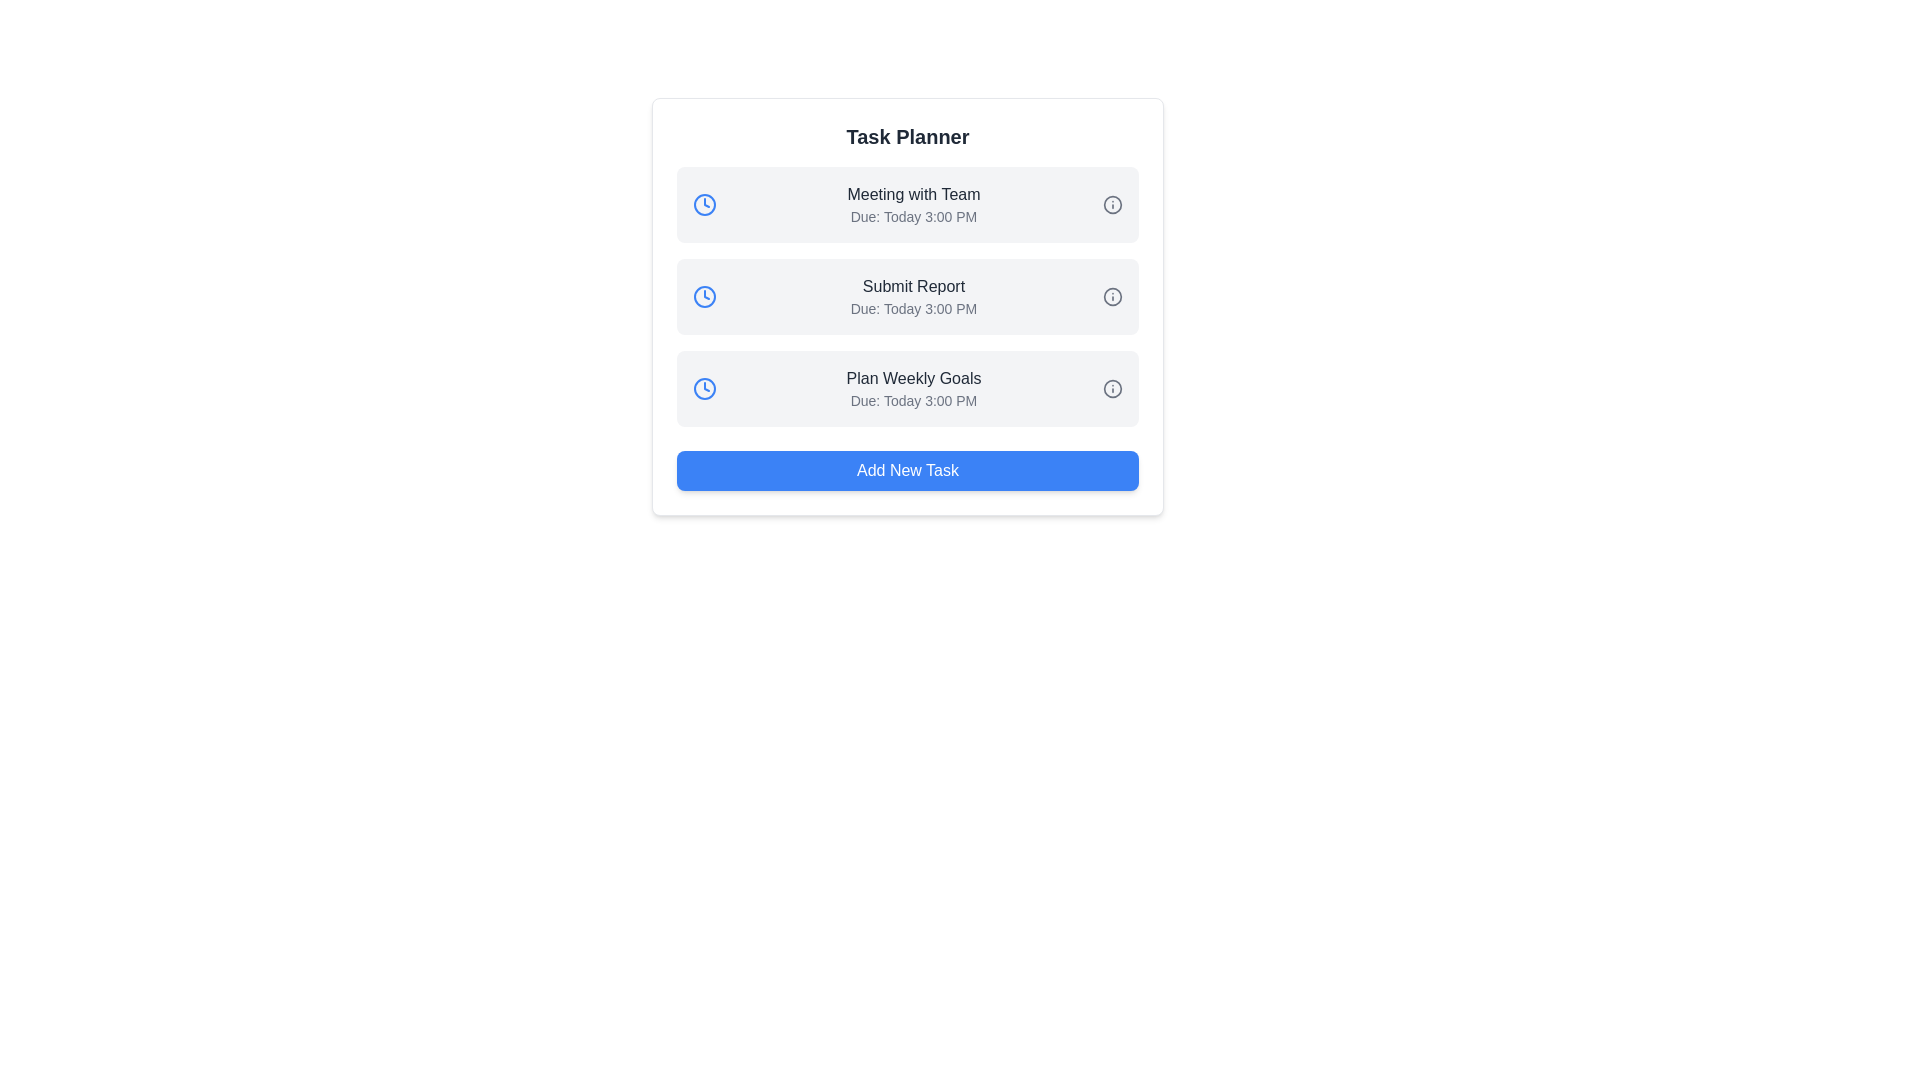  I want to click on the 'Submit Report' text label, which serves as the main identifier for the task item located in the second task block of the task planner interface, so click(912, 286).